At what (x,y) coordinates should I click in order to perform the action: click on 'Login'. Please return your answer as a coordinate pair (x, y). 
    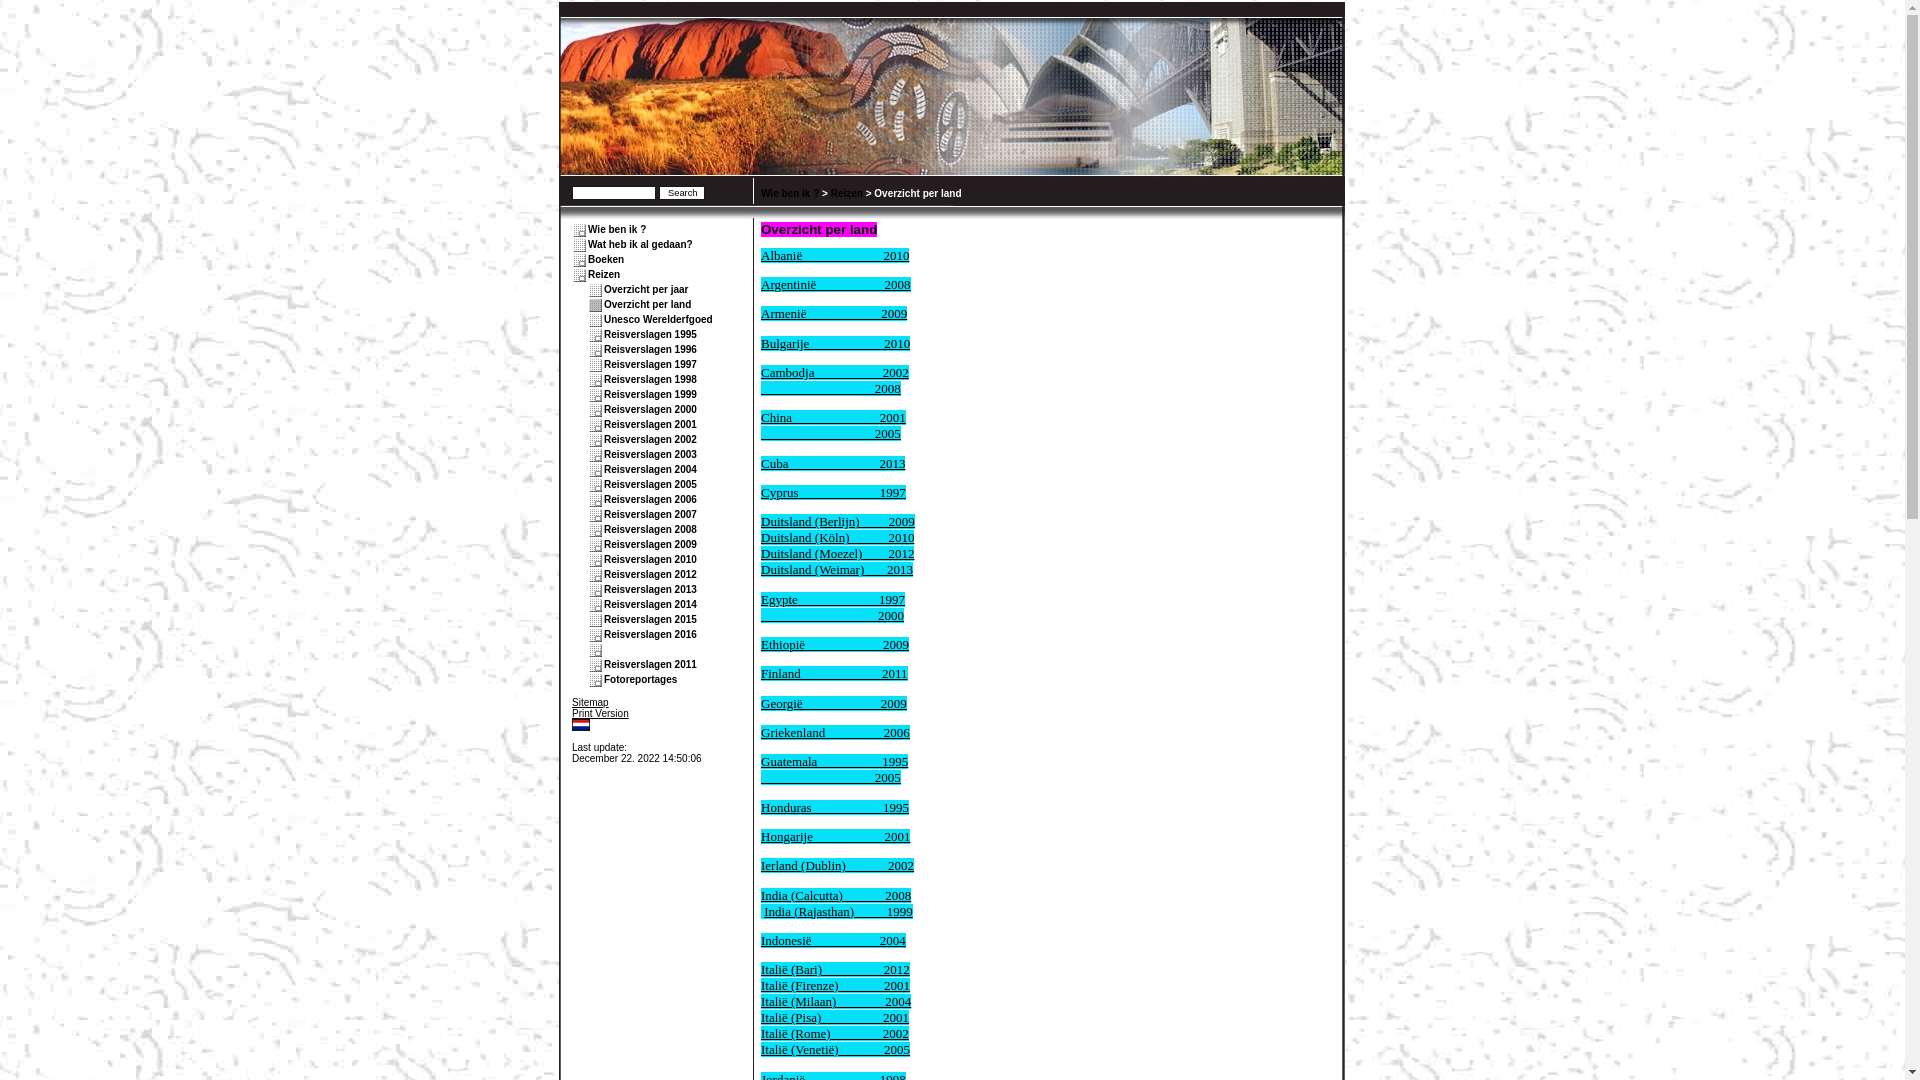
    Looking at the image, I should click on (570, 736).